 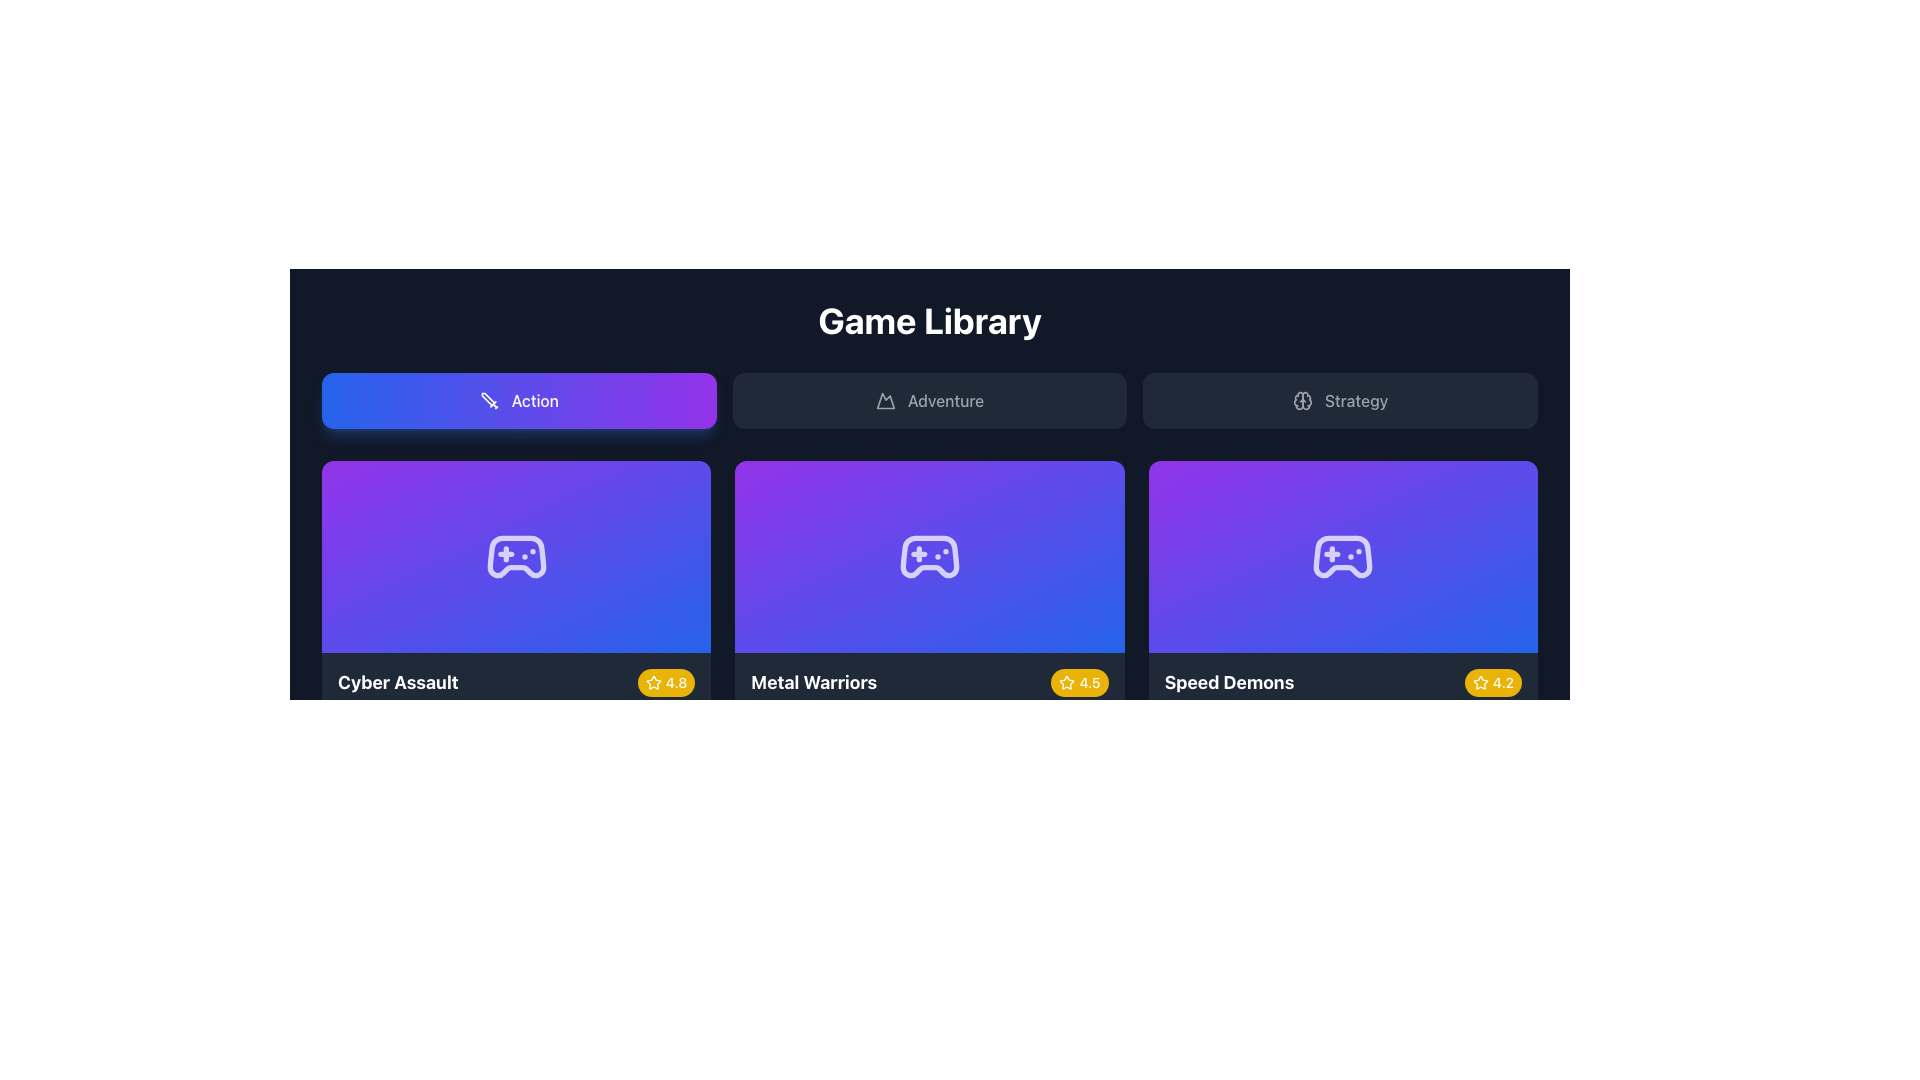 What do you see at coordinates (676, 681) in the screenshot?
I see `the white numerical text '4.8' inside the rounded yellow background of the rating badge at the bottom-right corner of the 'Cyber Assault' game card` at bounding box center [676, 681].